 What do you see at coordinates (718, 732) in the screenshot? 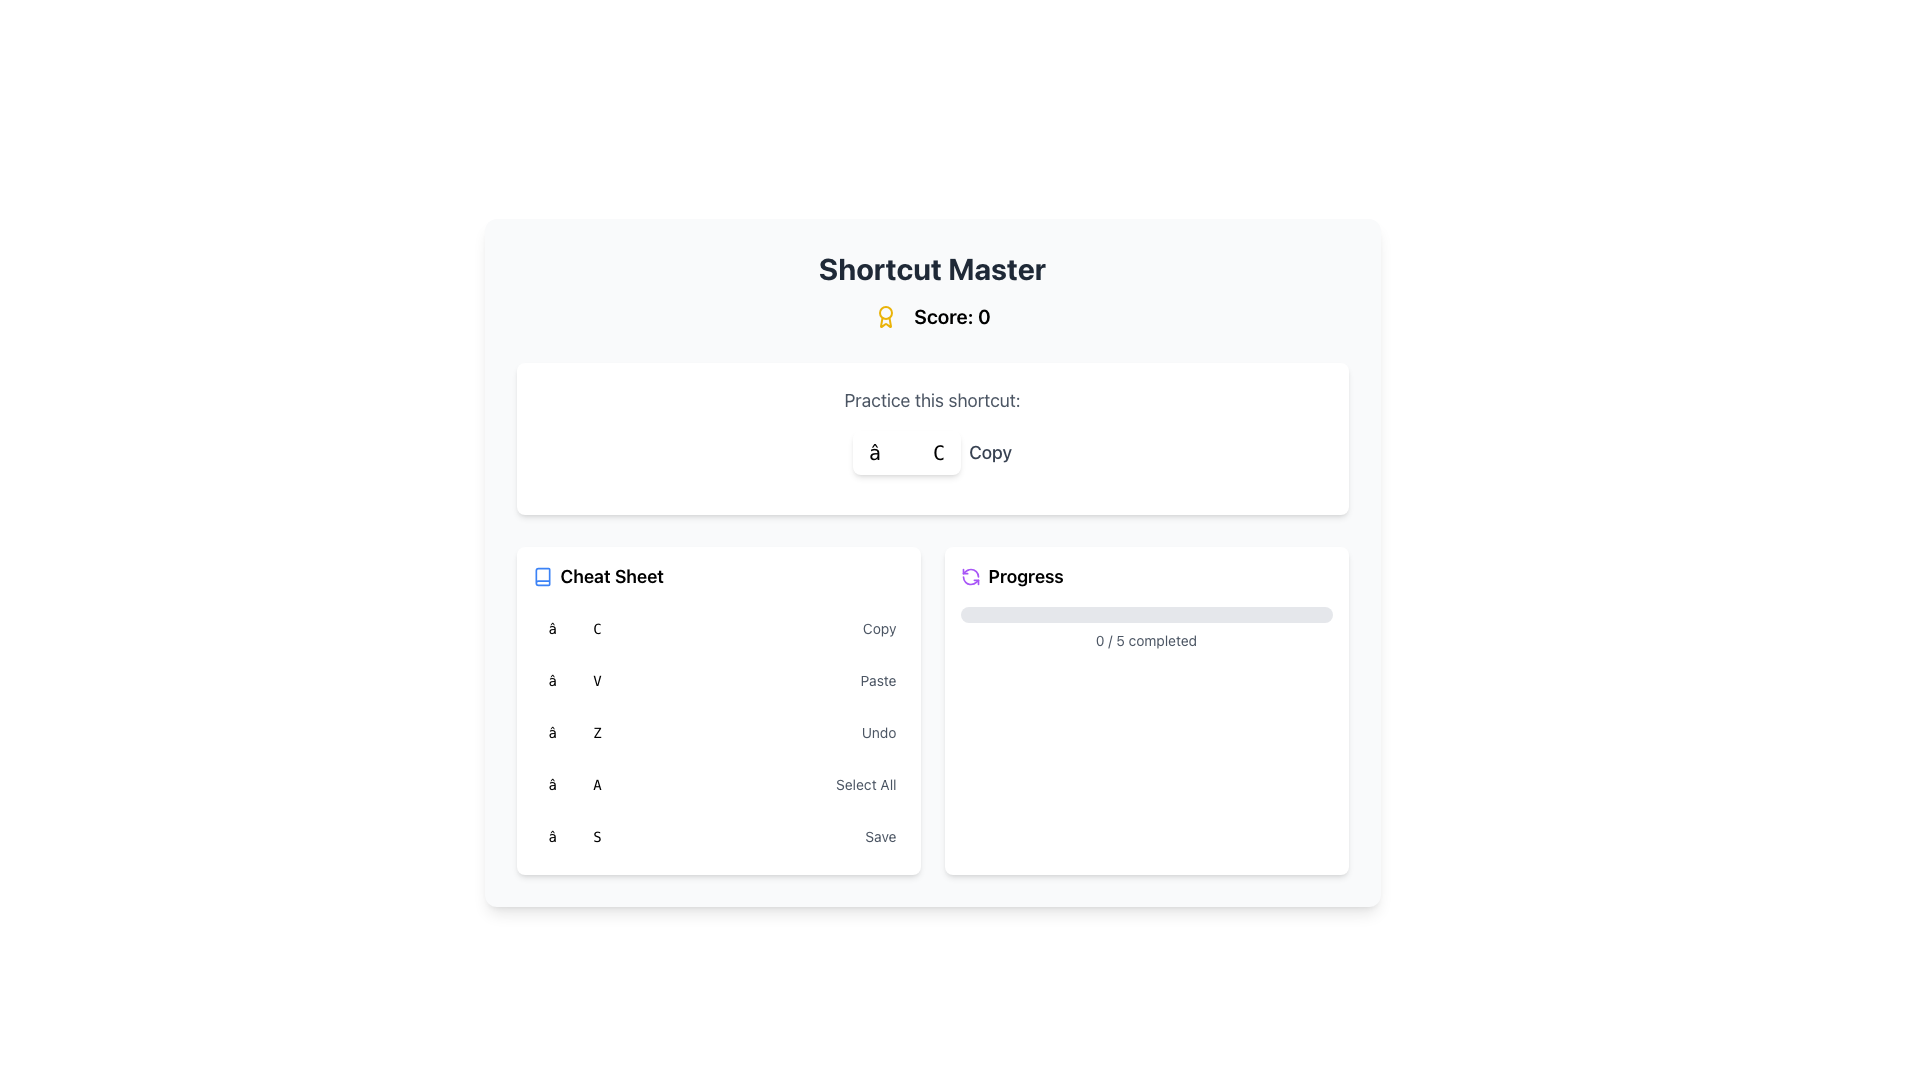
I see `the information displayed in the 'Undo' label, which is part of a horizontally-aligned component with a red square containing '⌘ Z' on the left and 'Undo' text on the right` at bounding box center [718, 732].